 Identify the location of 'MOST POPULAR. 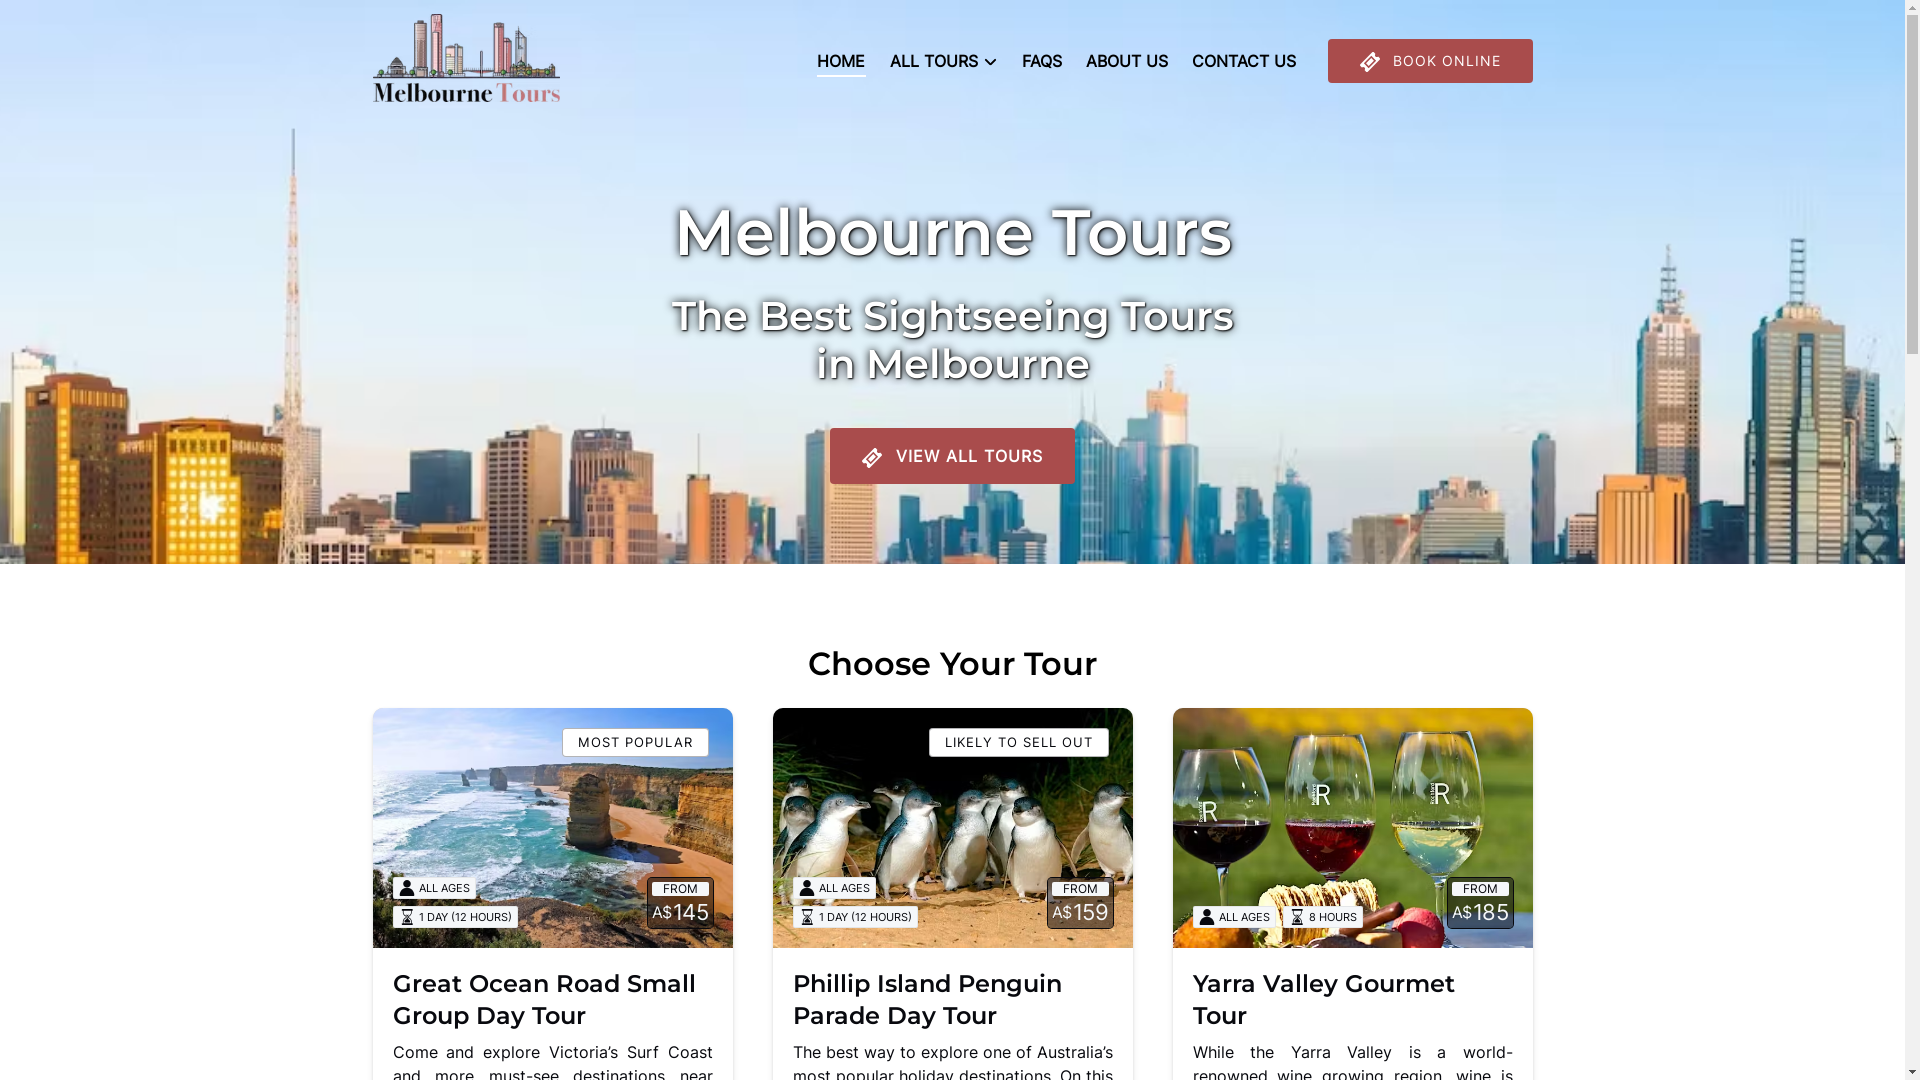
(372, 828).